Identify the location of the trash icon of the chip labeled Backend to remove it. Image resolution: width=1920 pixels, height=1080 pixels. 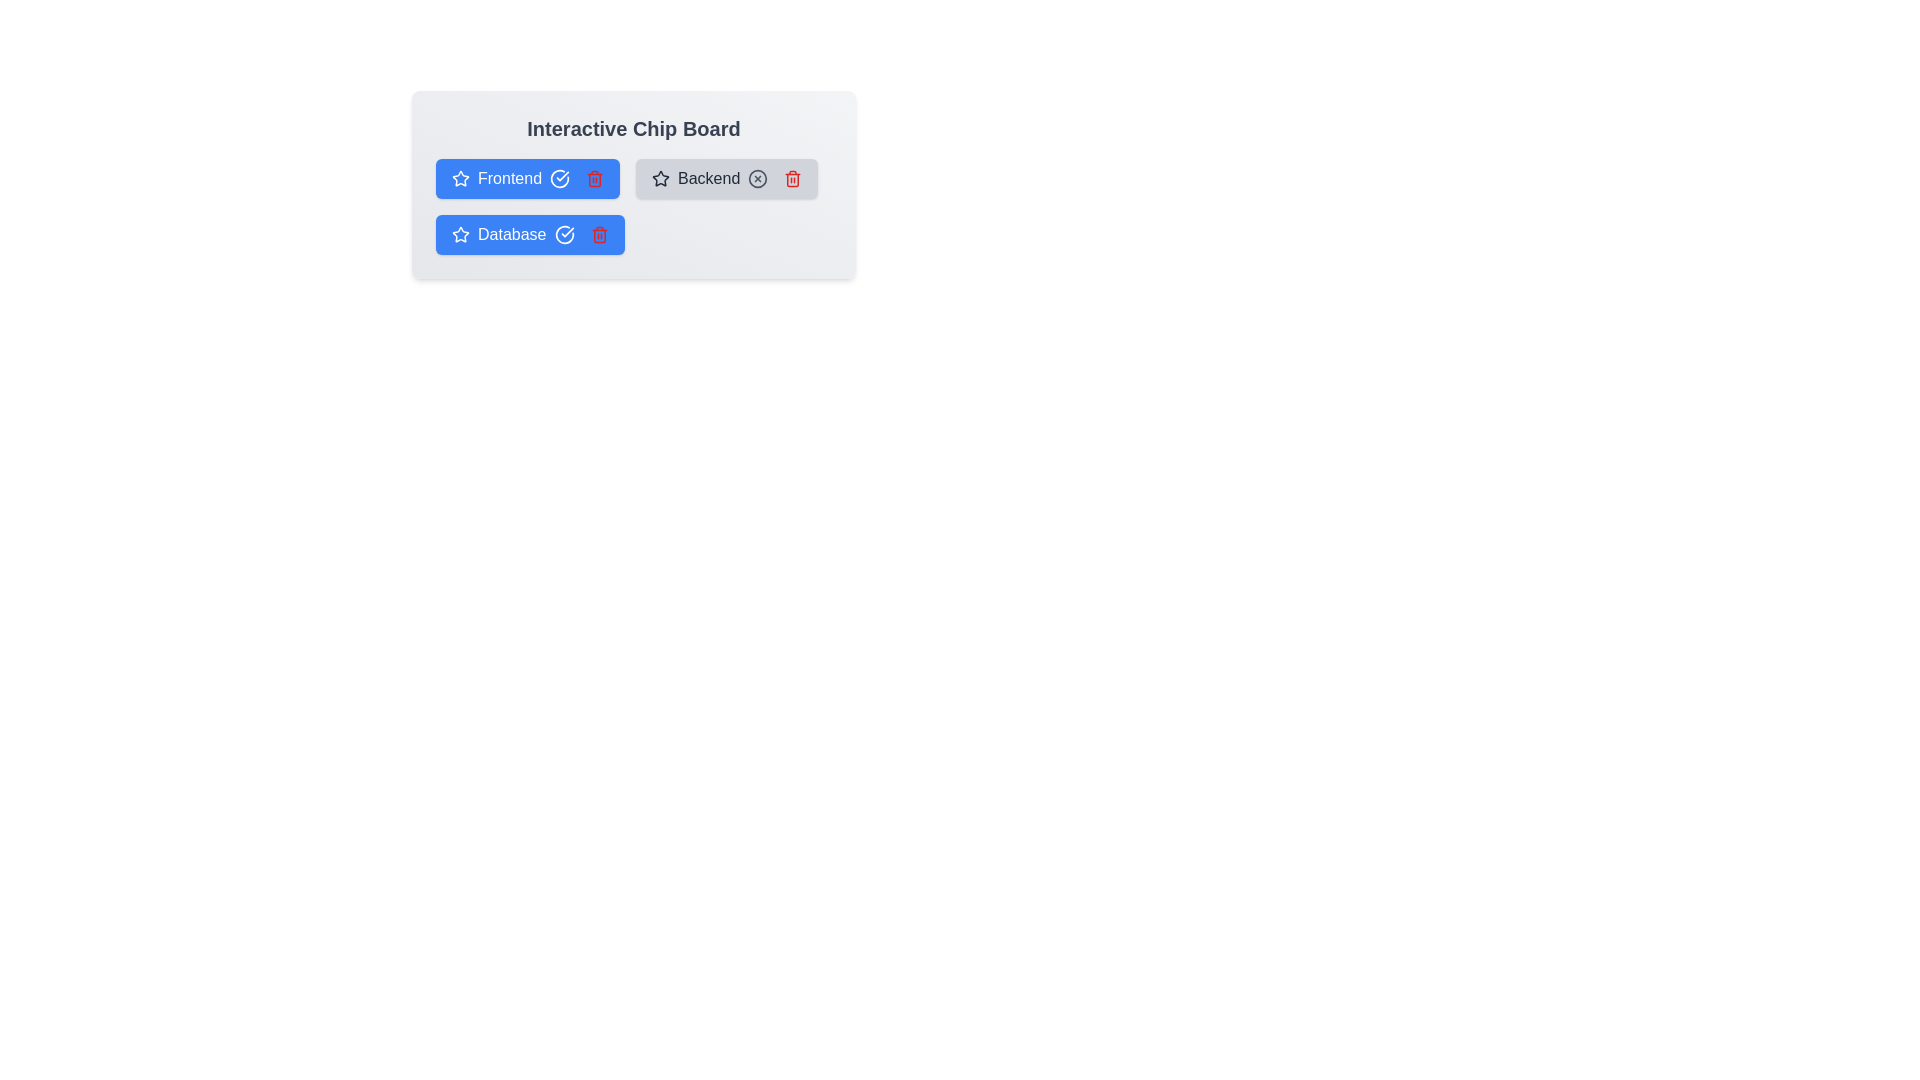
(792, 177).